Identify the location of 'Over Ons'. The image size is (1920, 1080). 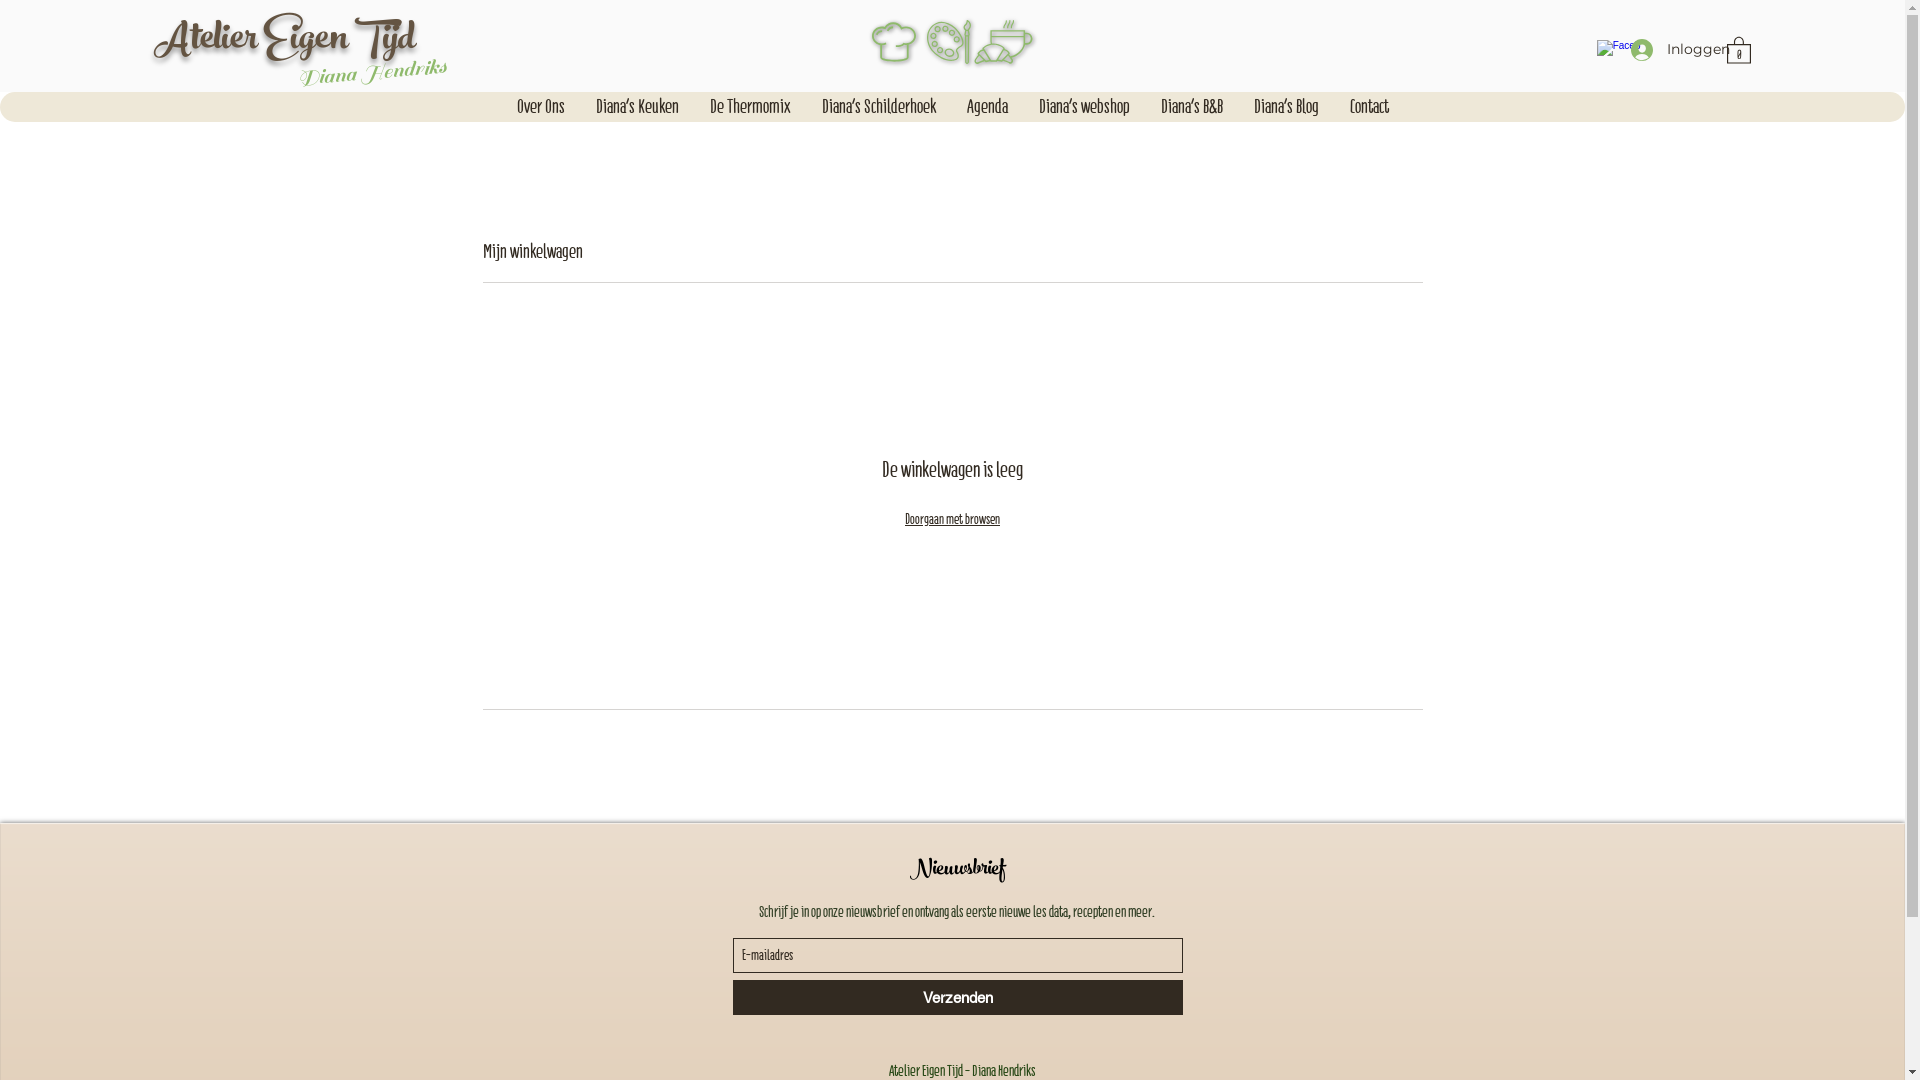
(540, 107).